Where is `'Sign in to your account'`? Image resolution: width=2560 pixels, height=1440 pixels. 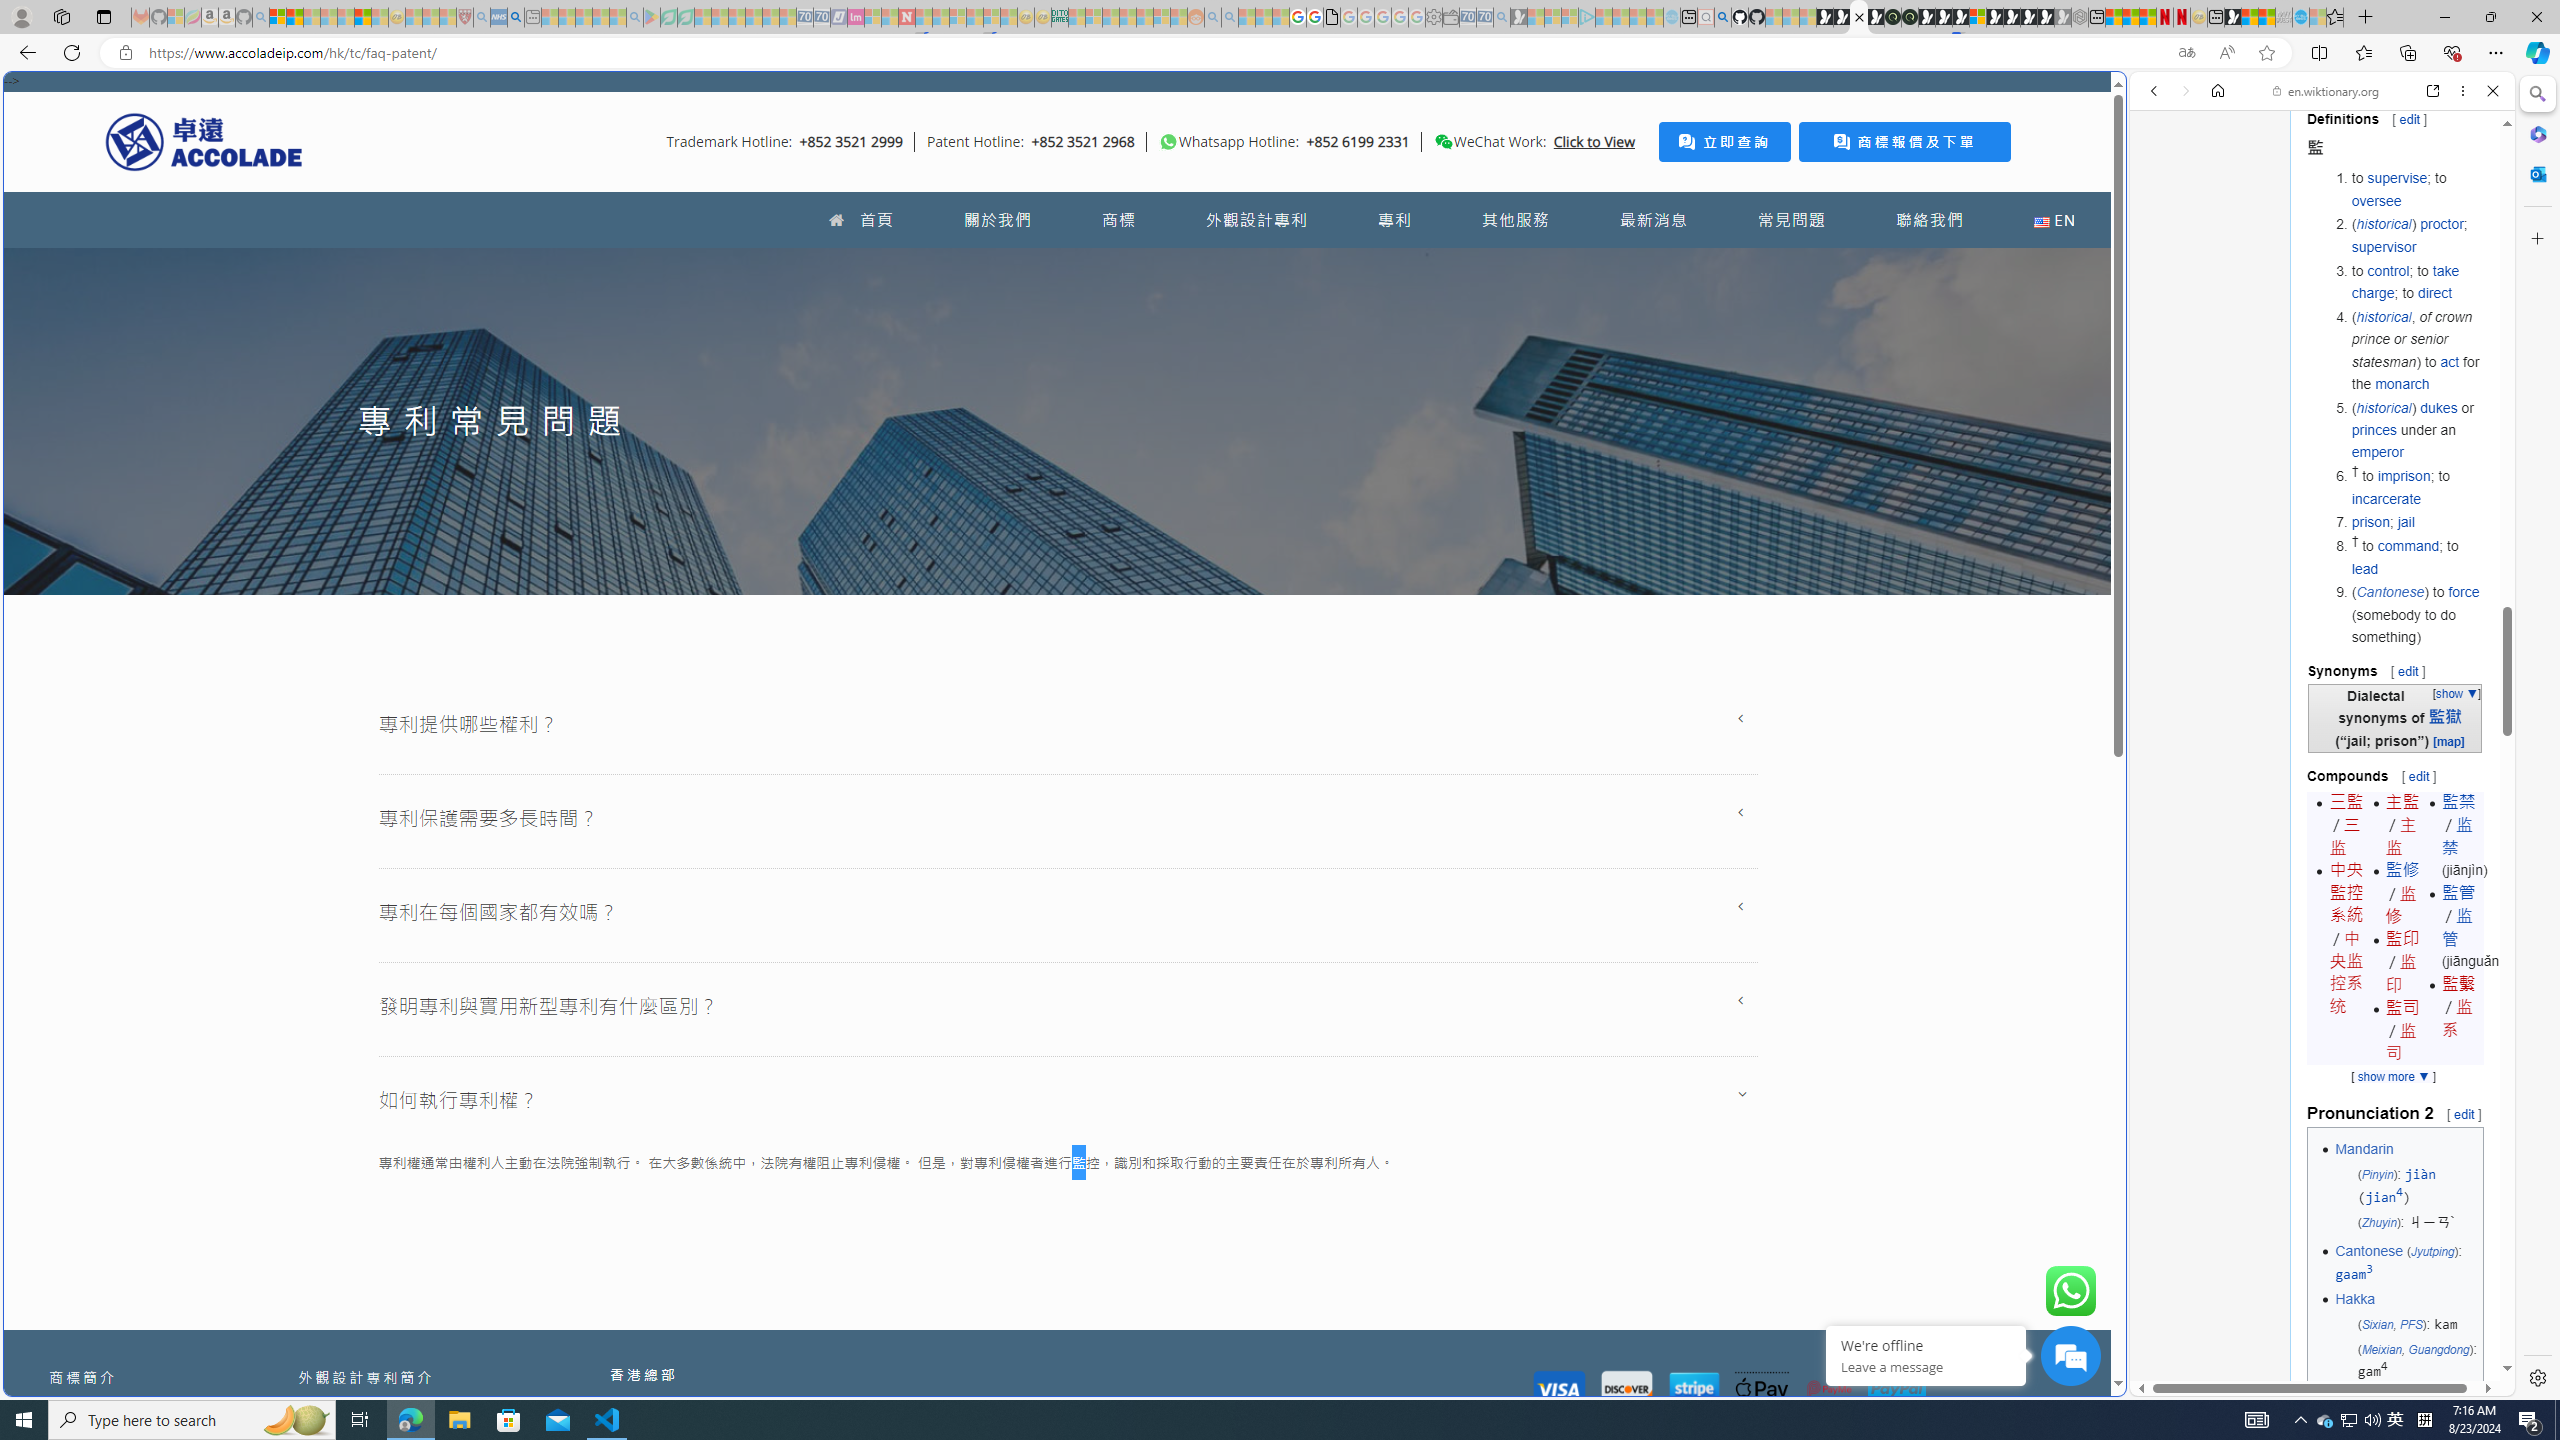 'Sign in to your account' is located at coordinates (1977, 16).